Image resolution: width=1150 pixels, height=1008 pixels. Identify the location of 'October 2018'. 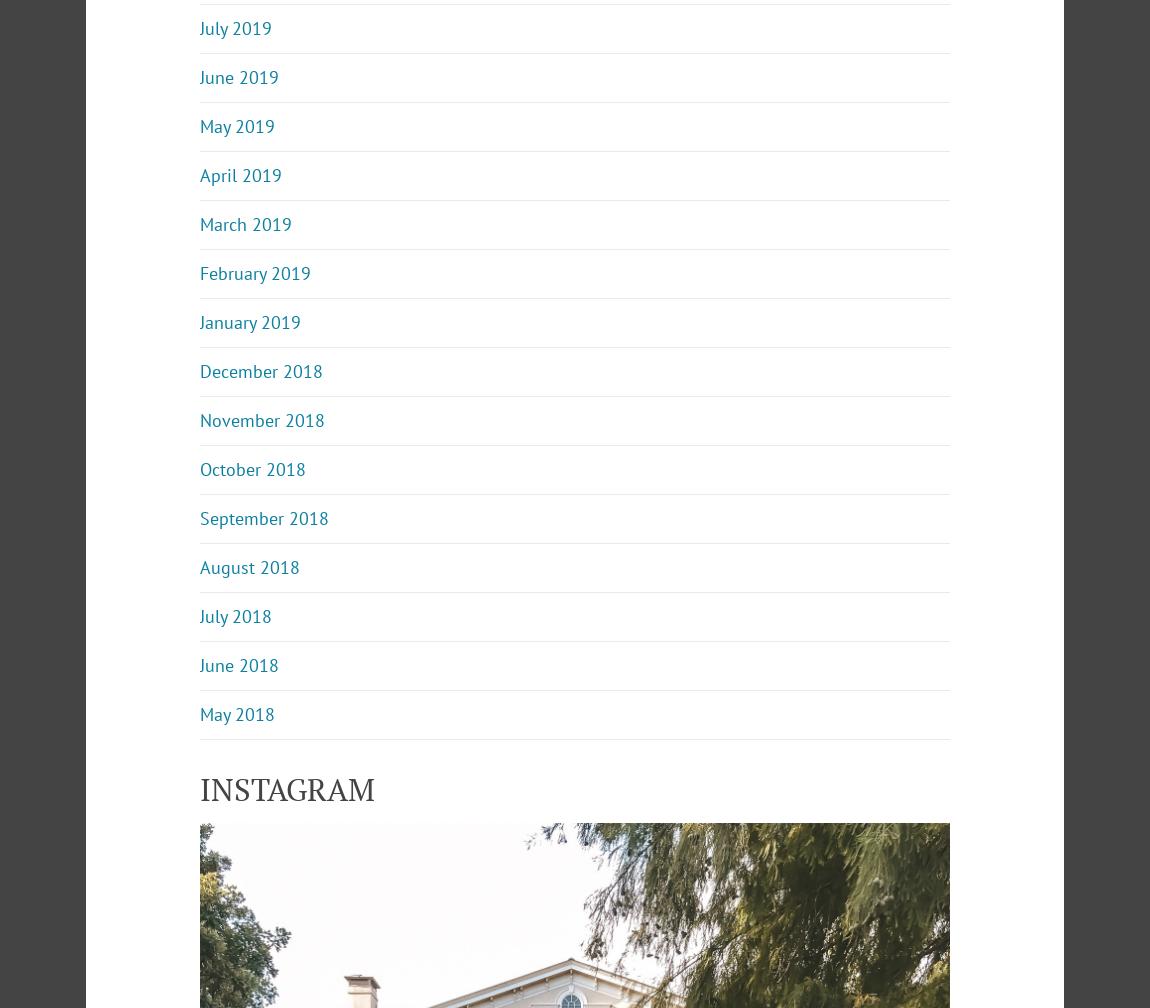
(252, 469).